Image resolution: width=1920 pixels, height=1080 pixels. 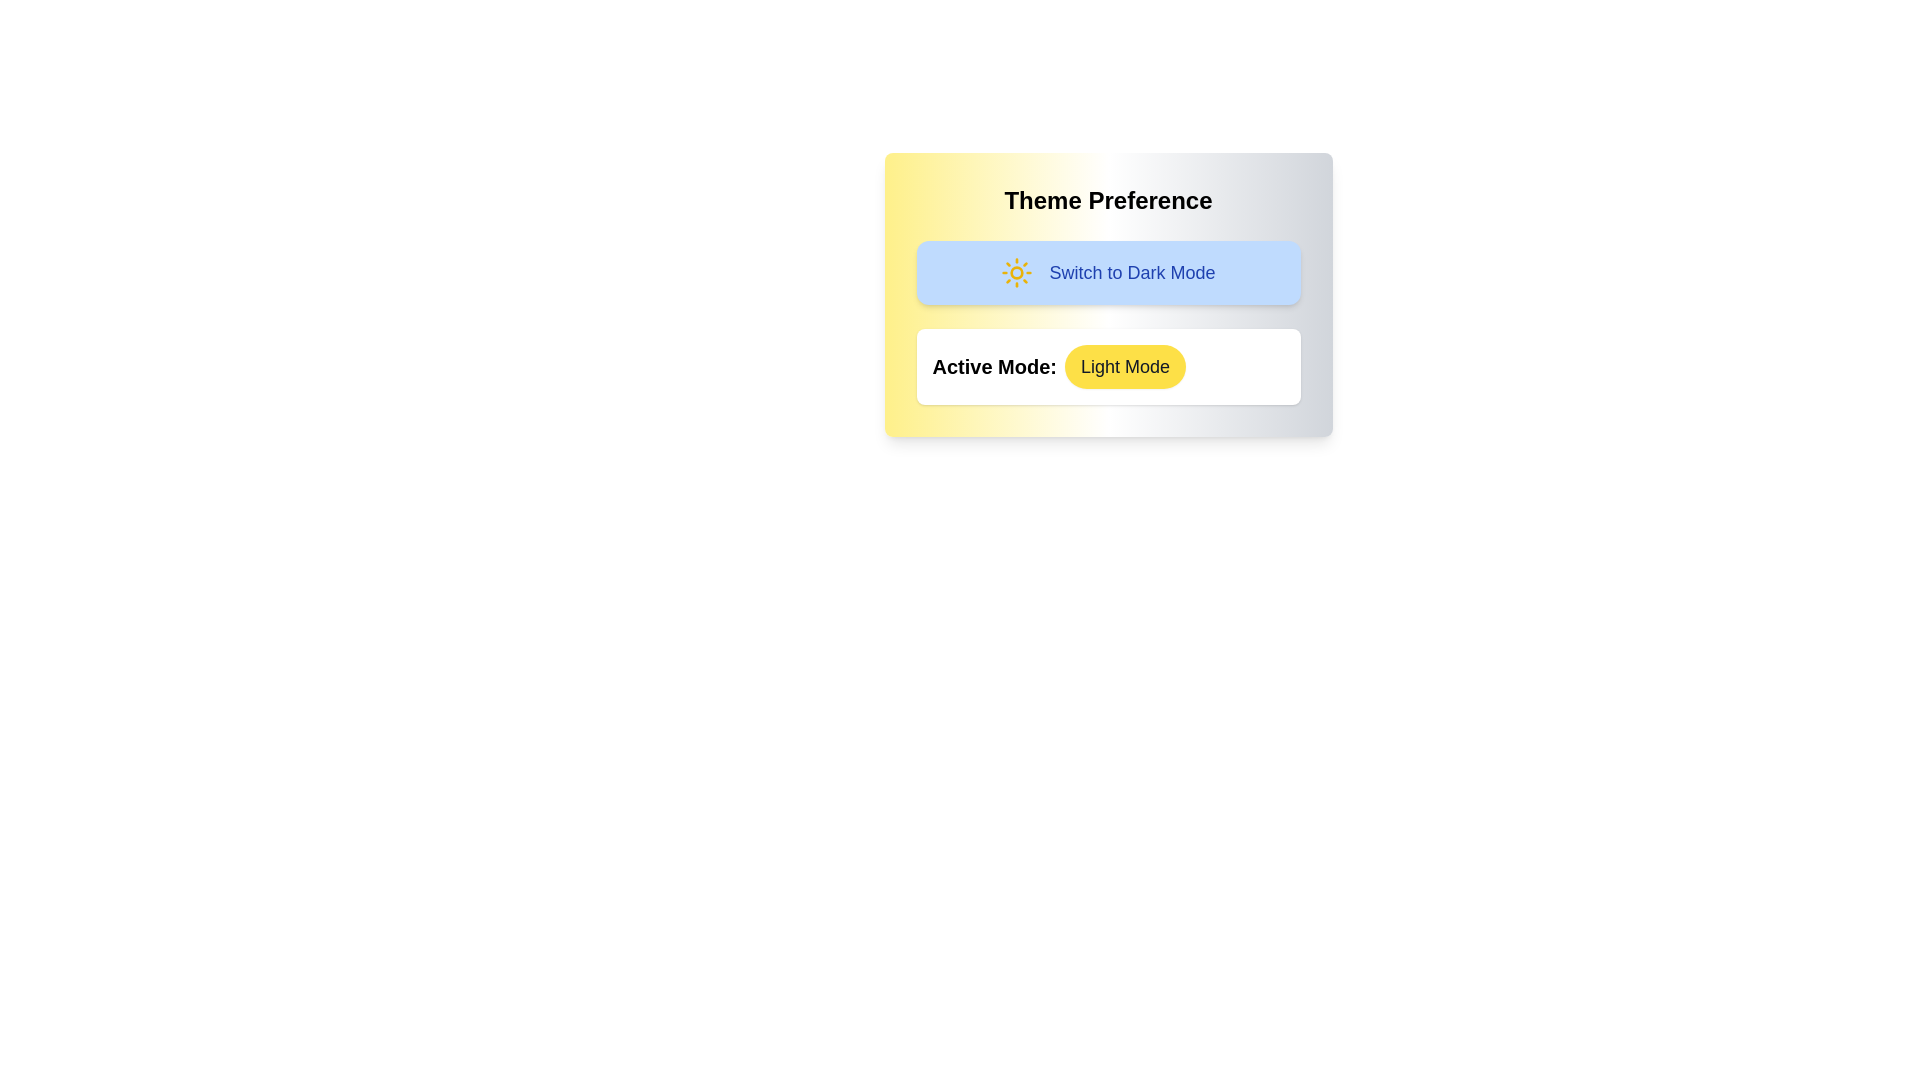 I want to click on the text heading labeled 'Theme Preference', which is styled with a larger font size and bold typeface, located at the top of a card with a gradient background transitioning from yellow to gray, so click(x=1107, y=200).